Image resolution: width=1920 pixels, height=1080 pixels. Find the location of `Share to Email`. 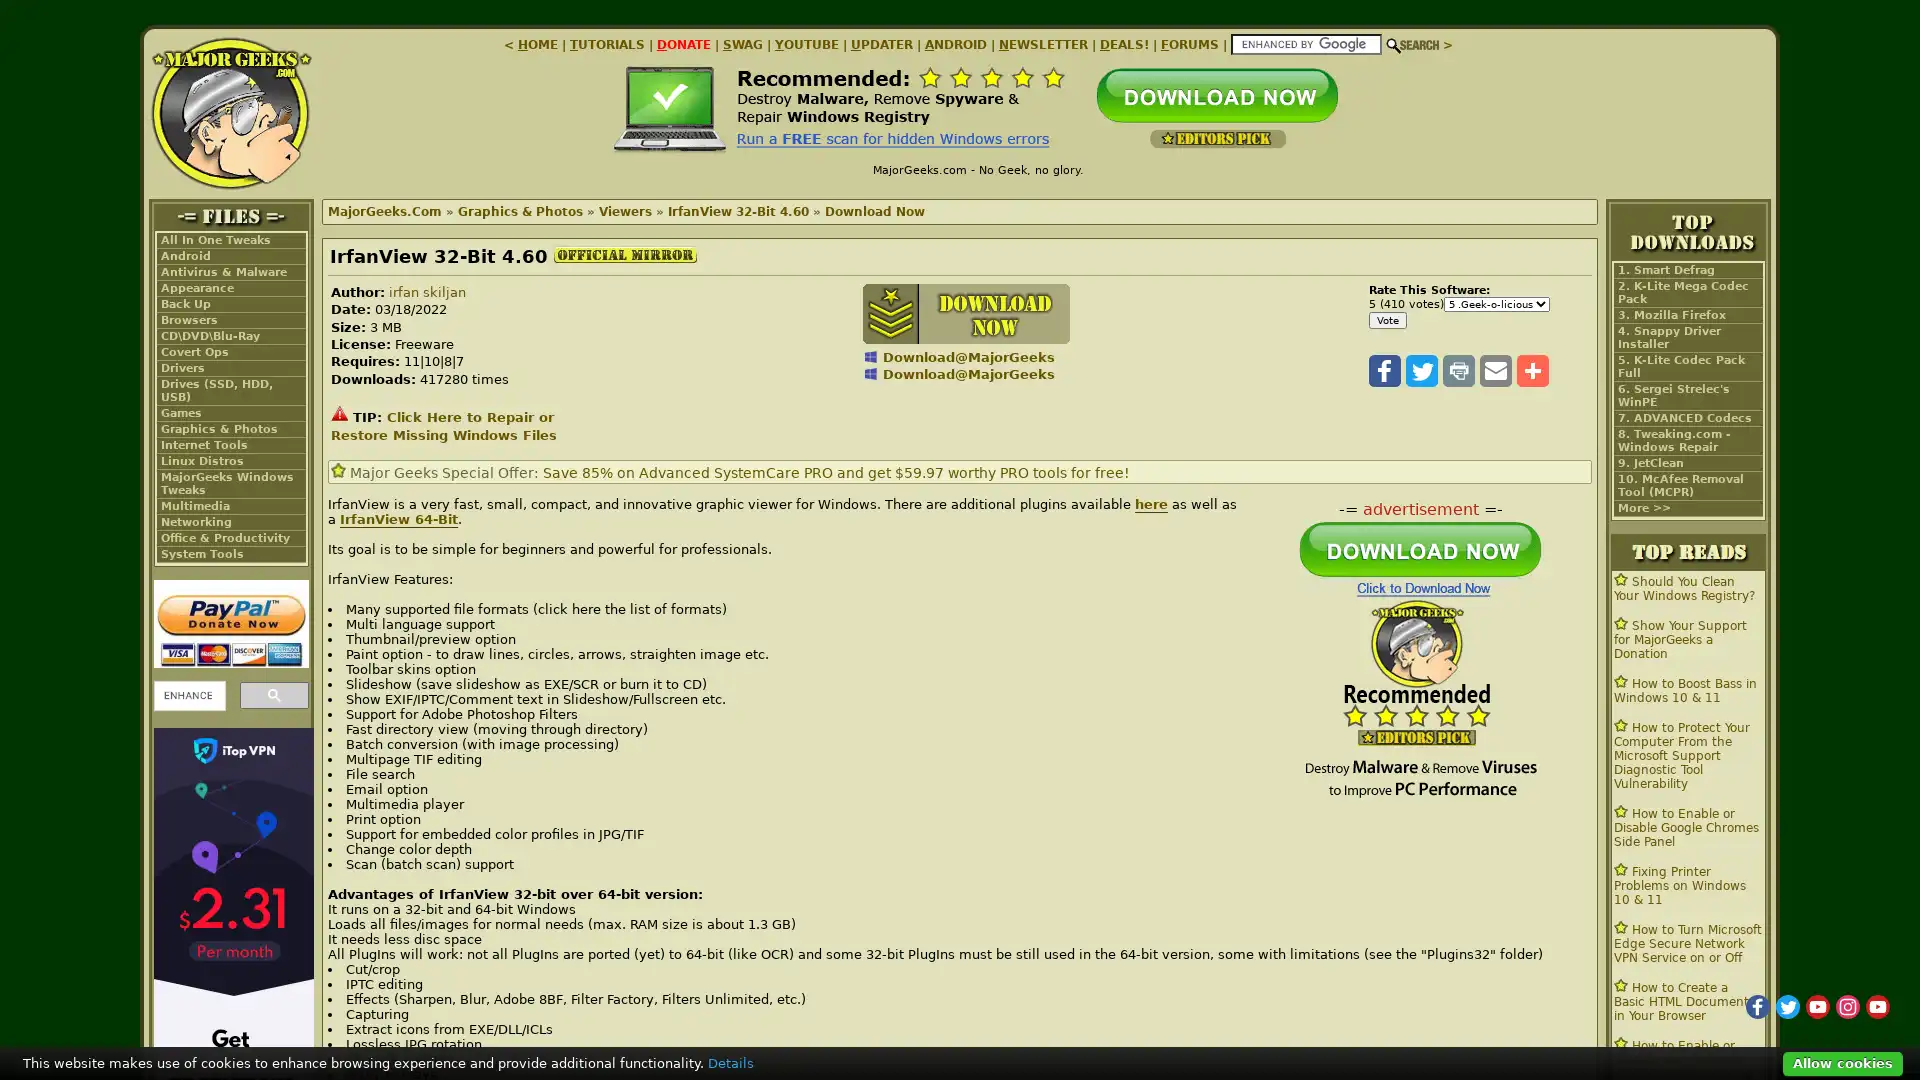

Share to Email is located at coordinates (1496, 370).